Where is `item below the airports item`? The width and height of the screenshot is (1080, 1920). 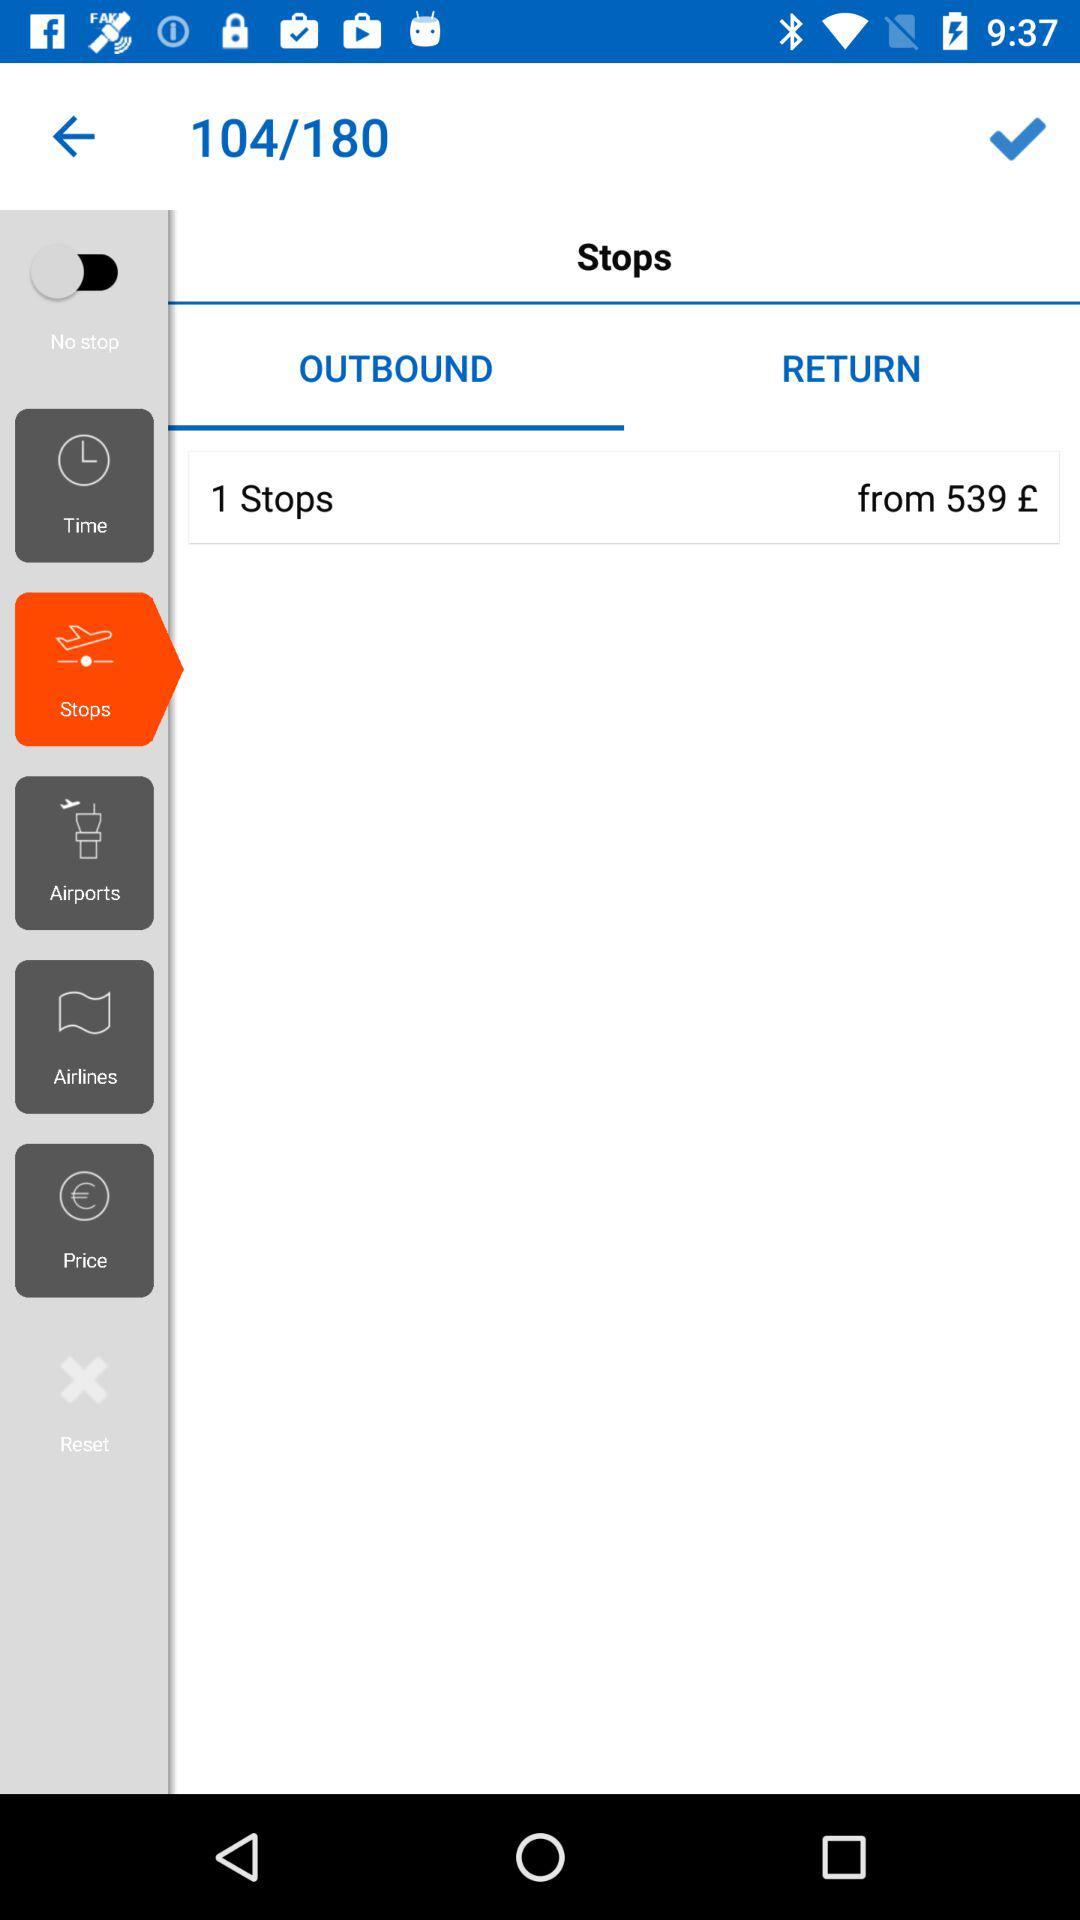 item below the airports item is located at coordinates (91, 1036).